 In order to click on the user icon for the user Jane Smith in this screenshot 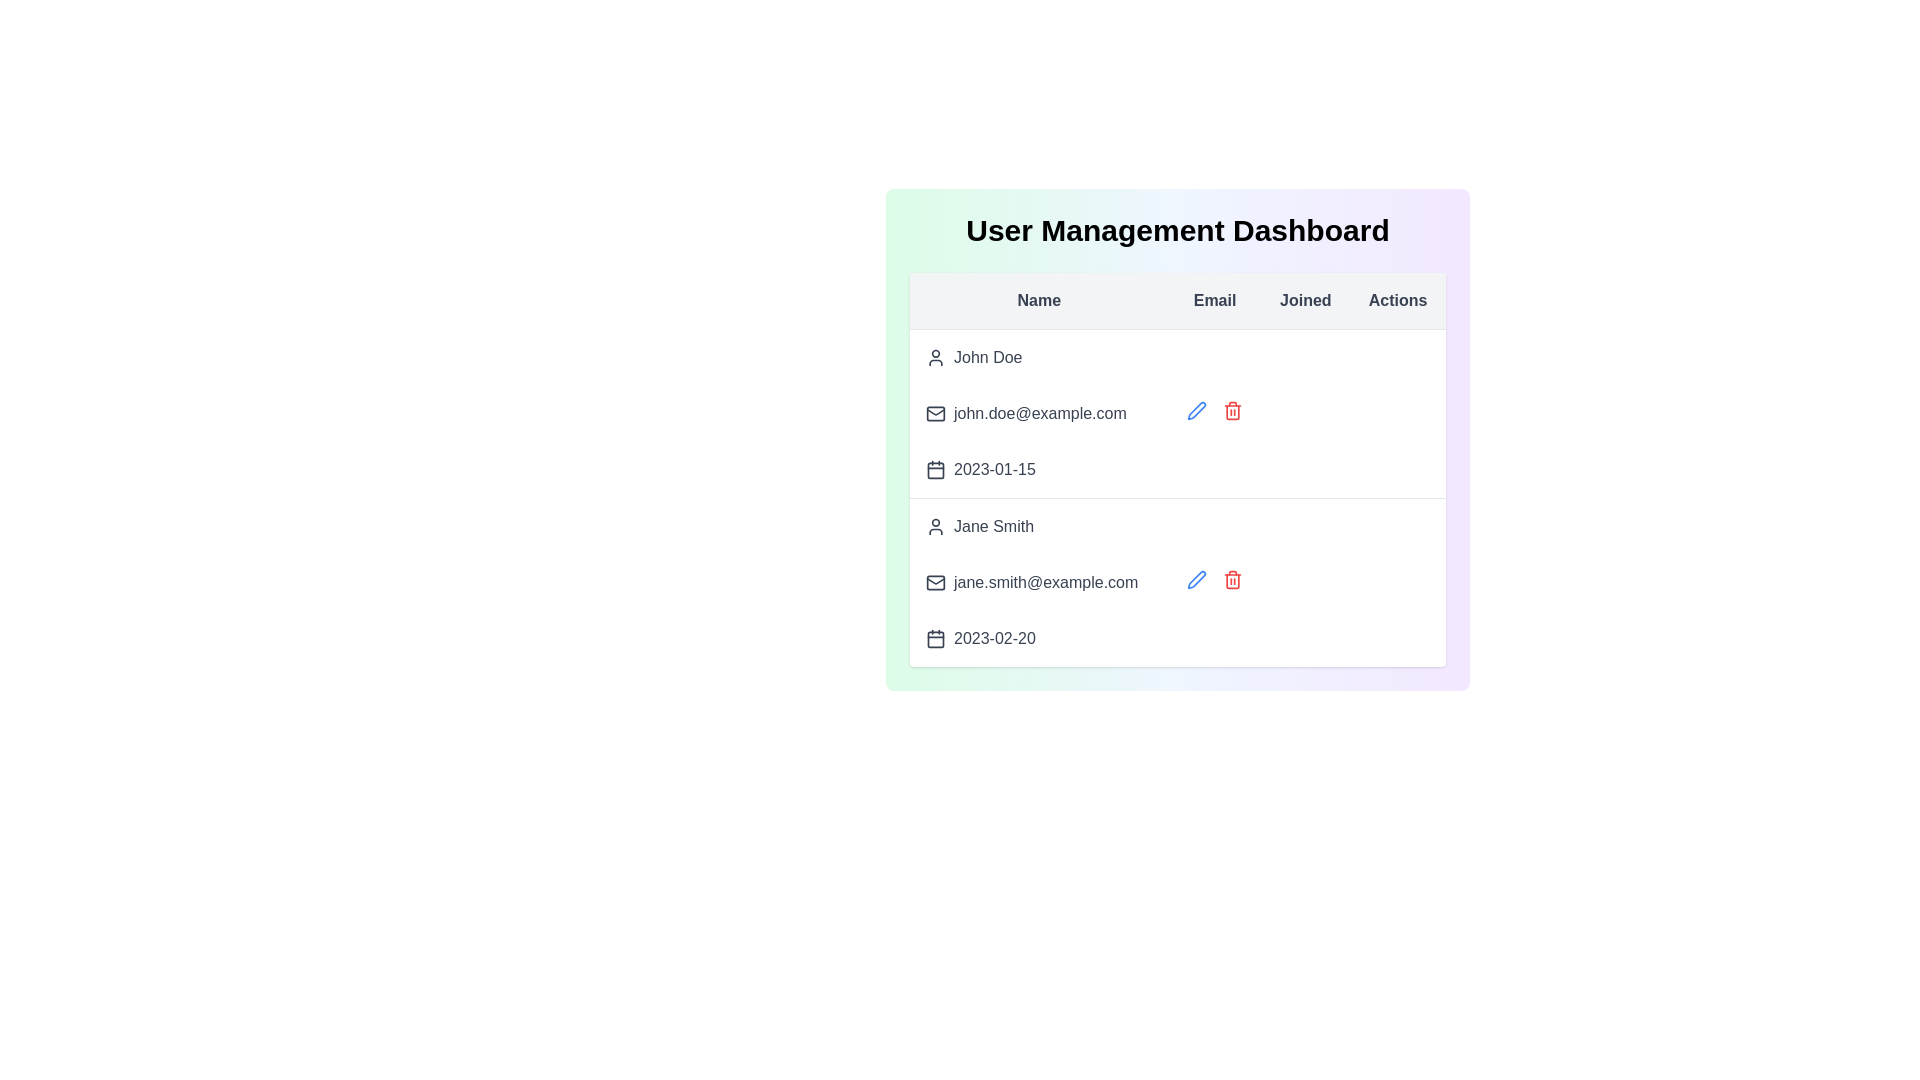, I will do `click(935, 526)`.